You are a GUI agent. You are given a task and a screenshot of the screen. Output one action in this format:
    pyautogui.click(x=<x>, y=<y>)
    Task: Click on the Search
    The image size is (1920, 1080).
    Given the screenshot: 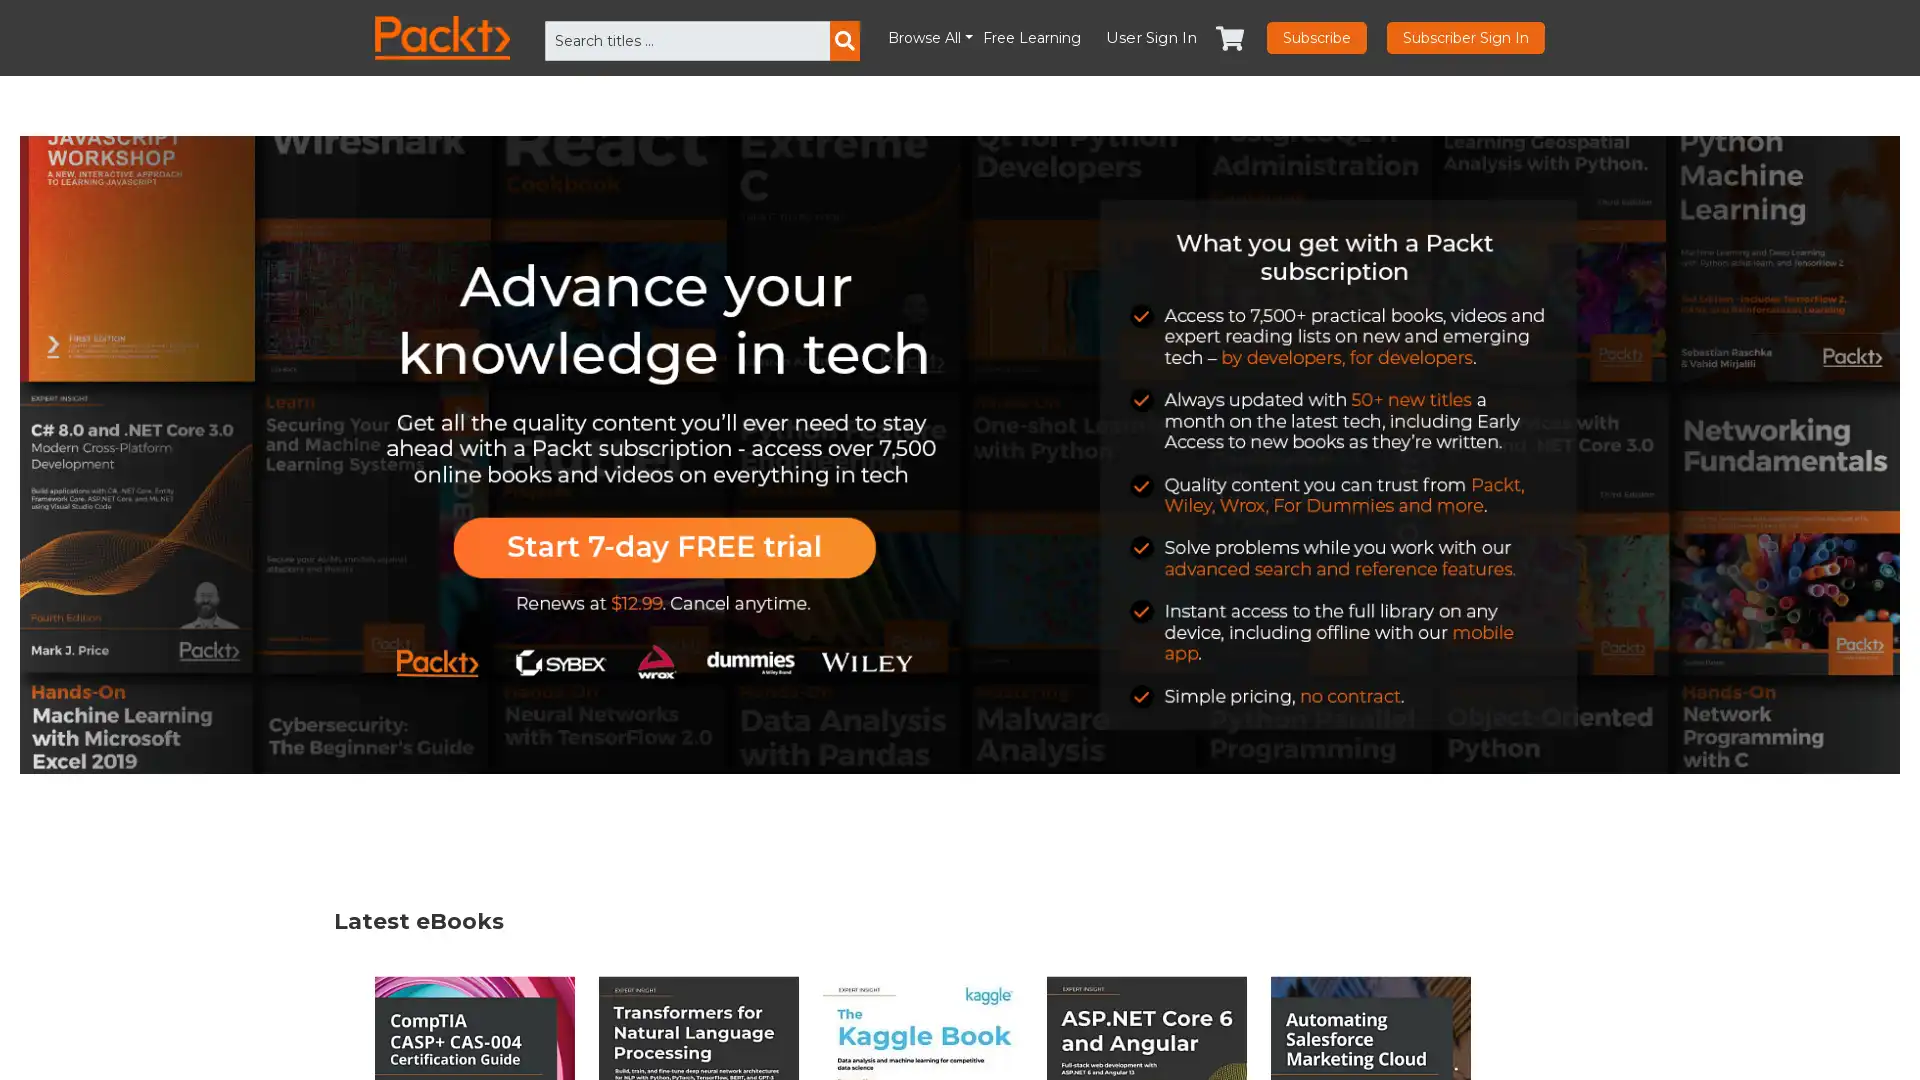 What is the action you would take?
    pyautogui.click(x=844, y=41)
    